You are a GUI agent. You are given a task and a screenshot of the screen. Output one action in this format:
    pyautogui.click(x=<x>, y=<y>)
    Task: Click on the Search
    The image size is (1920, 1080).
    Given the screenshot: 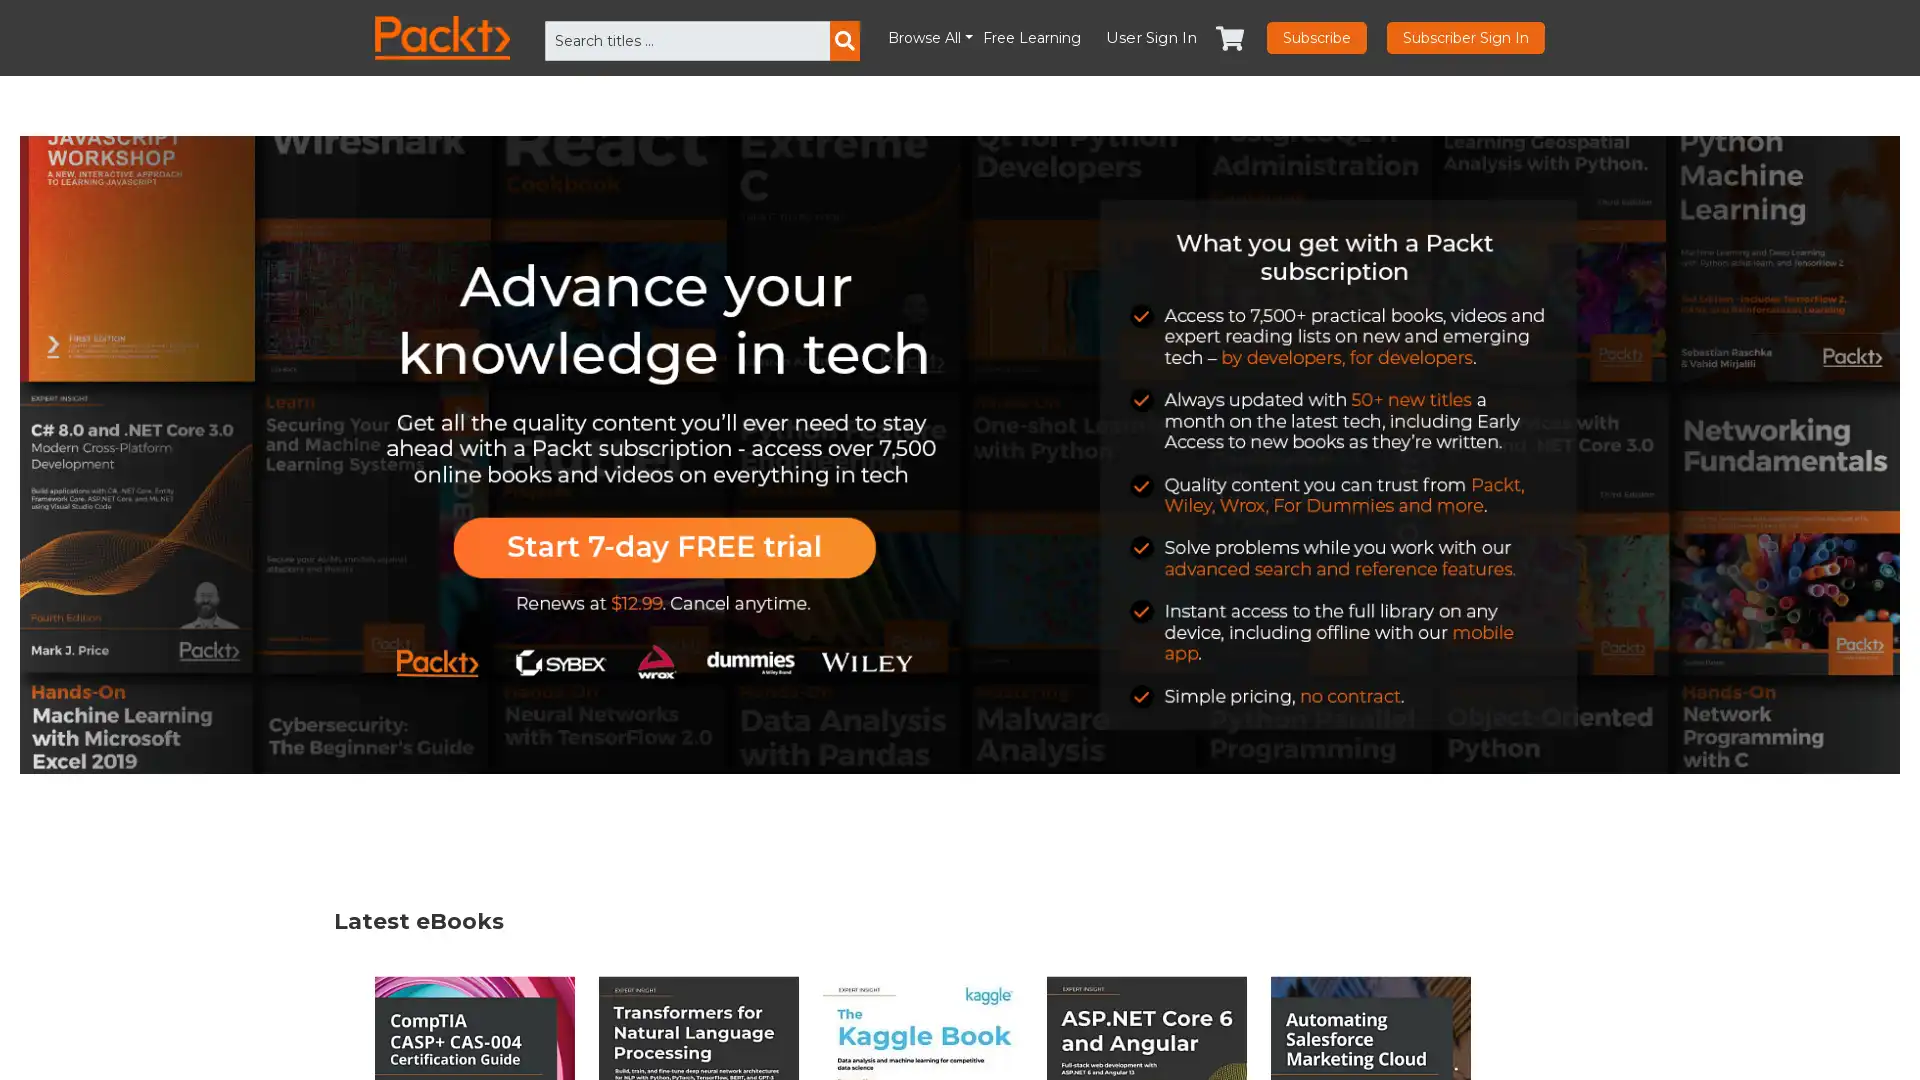 What is the action you would take?
    pyautogui.click(x=844, y=41)
    